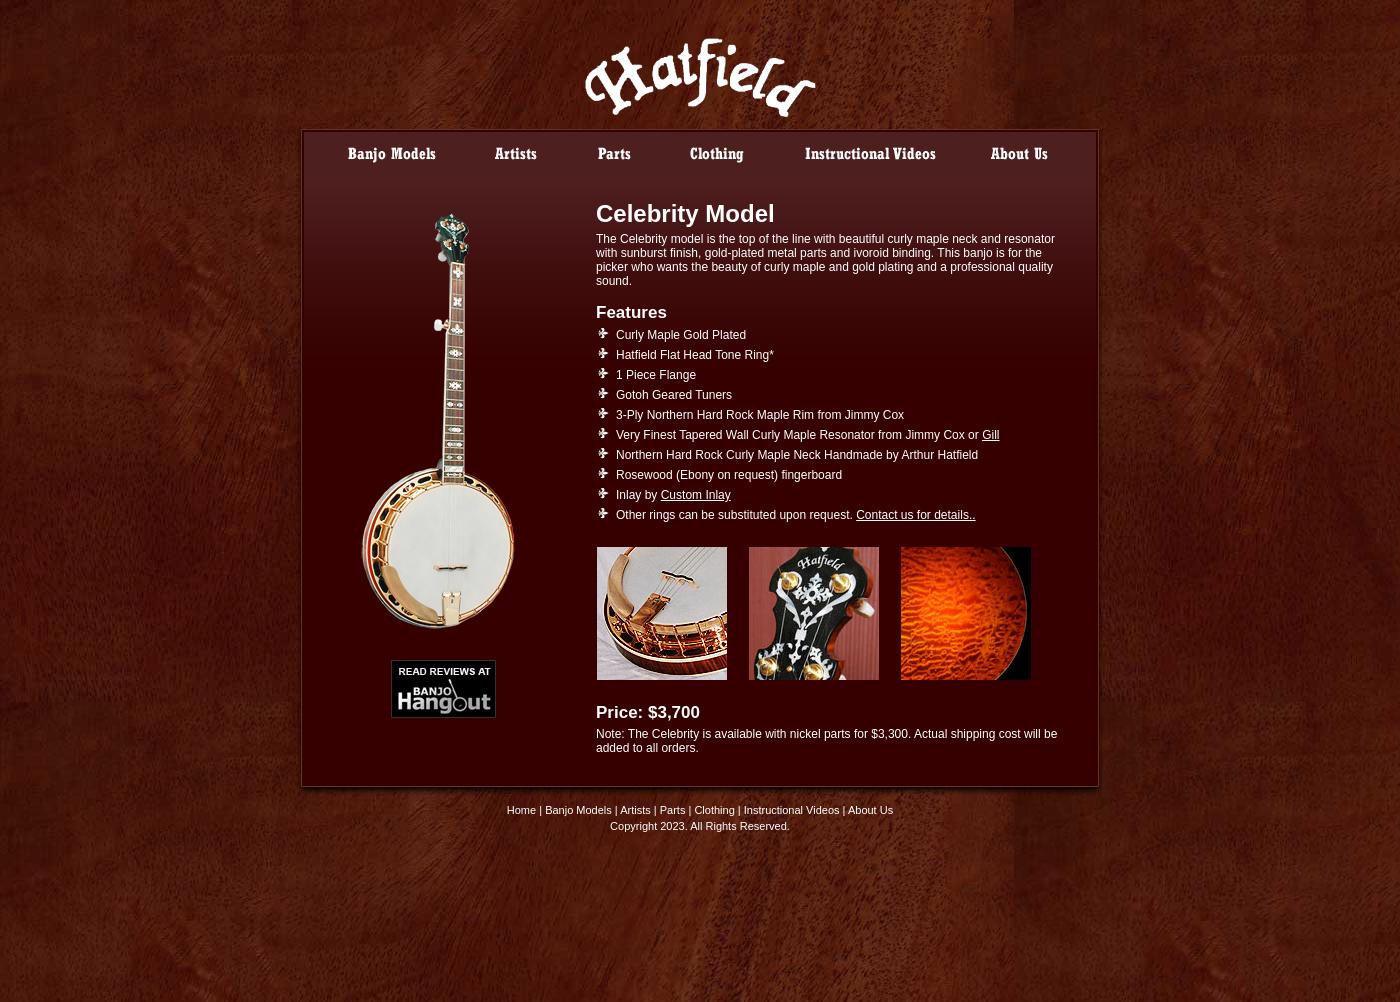  Describe the element at coordinates (635, 809) in the screenshot. I see `'Artists'` at that location.